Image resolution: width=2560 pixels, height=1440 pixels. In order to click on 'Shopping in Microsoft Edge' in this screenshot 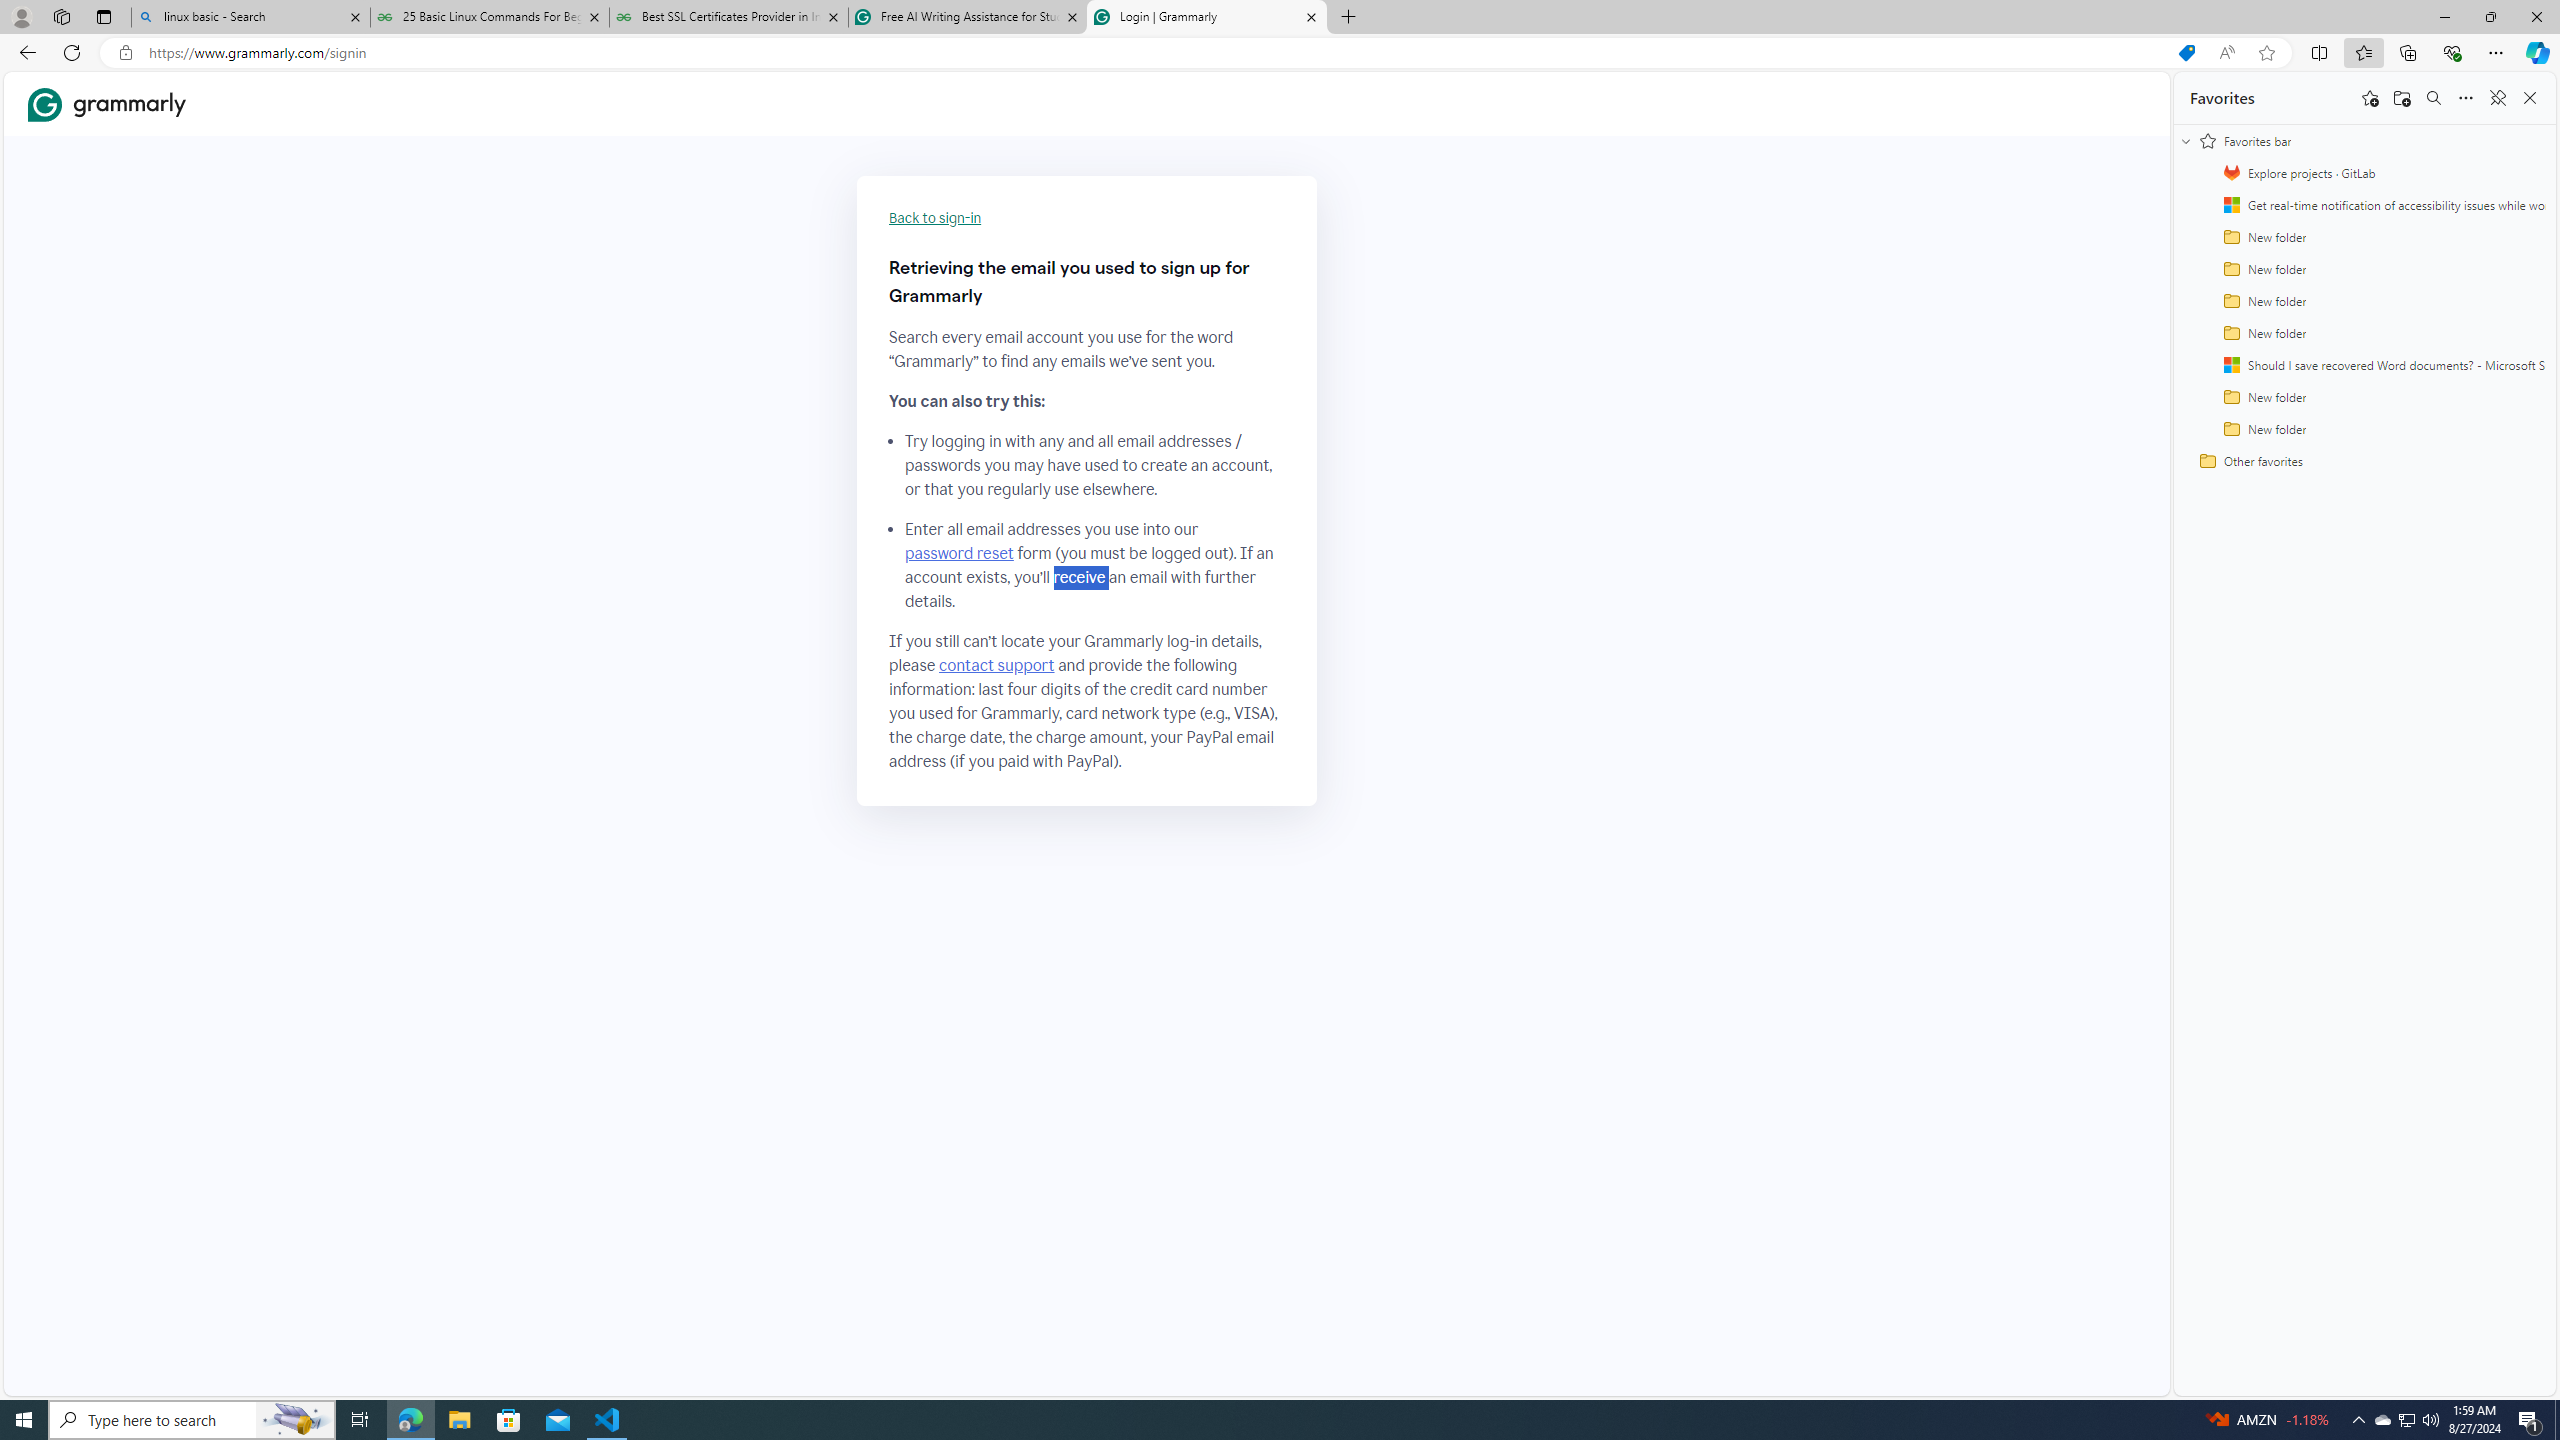, I will do `click(2185, 53)`.